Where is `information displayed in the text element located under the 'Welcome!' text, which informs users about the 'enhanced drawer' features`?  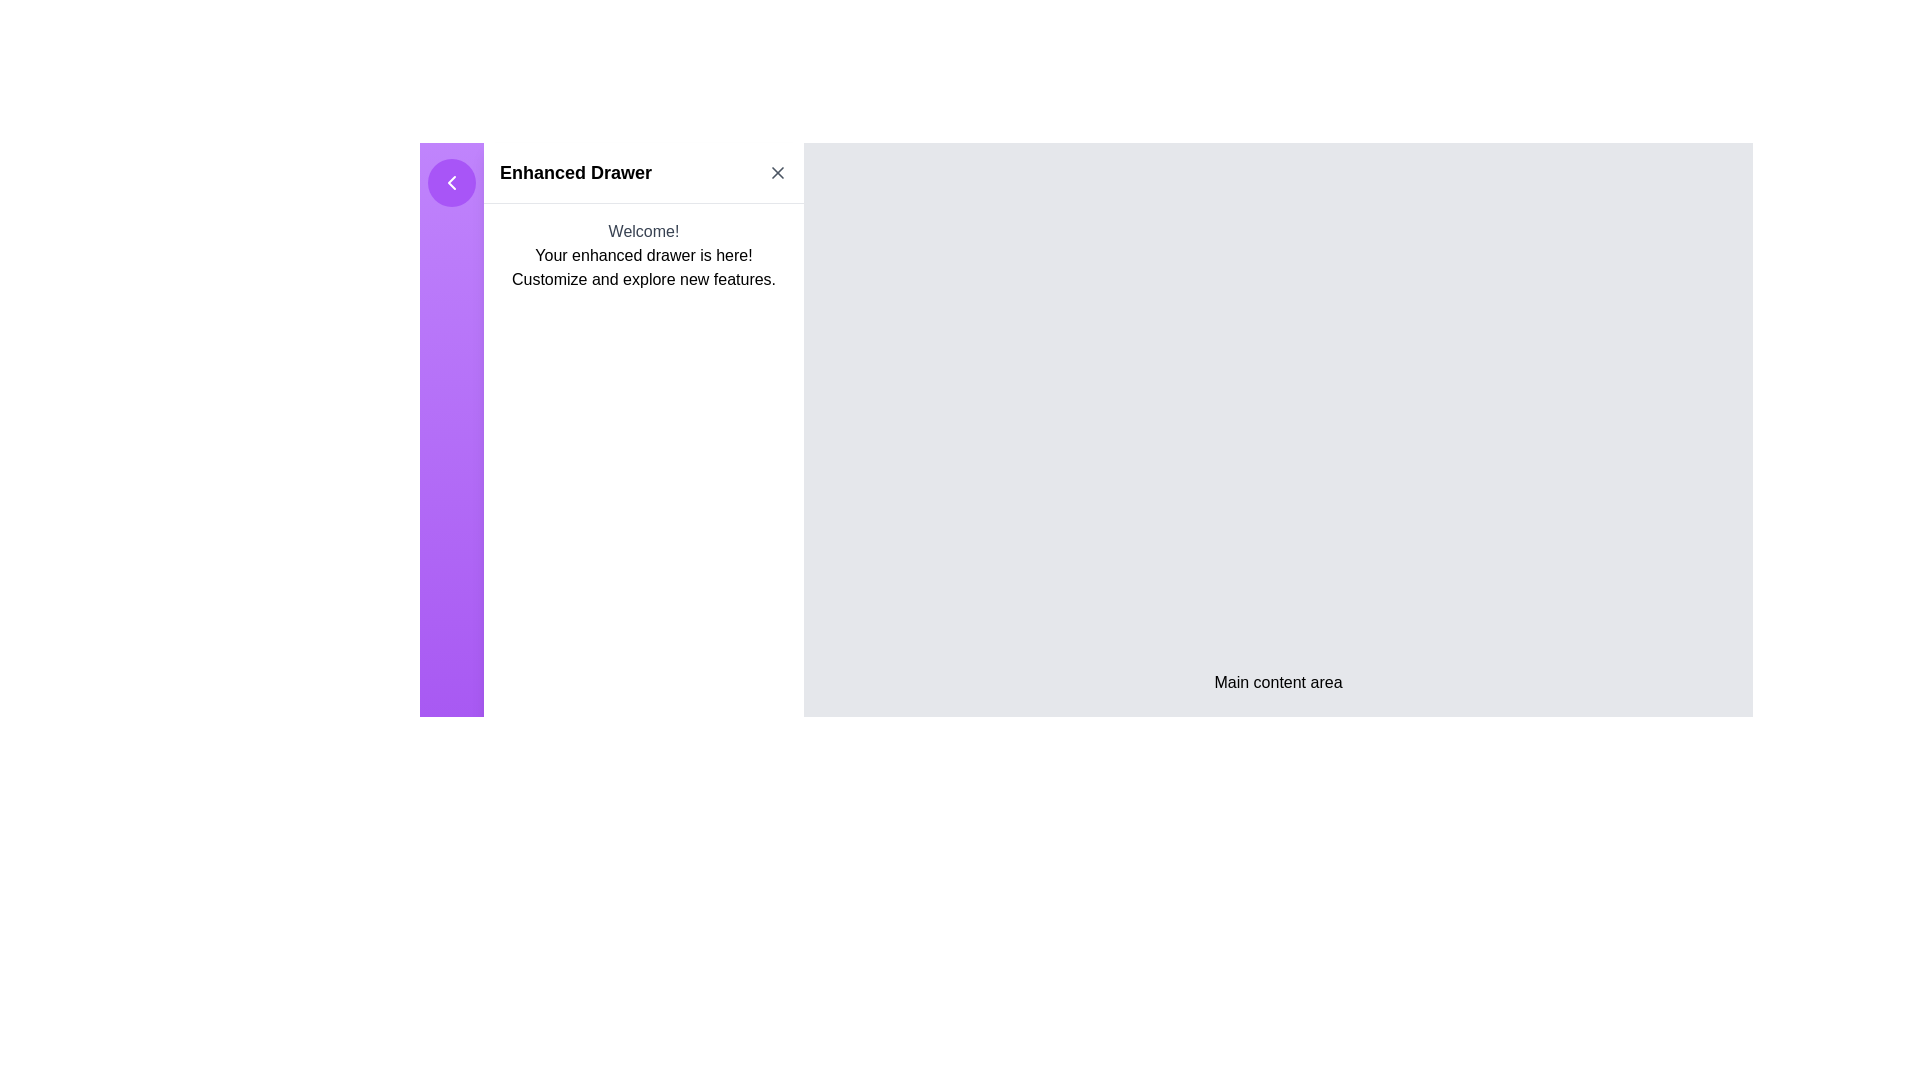
information displayed in the text element located under the 'Welcome!' text, which informs users about the 'enhanced drawer' features is located at coordinates (643, 266).